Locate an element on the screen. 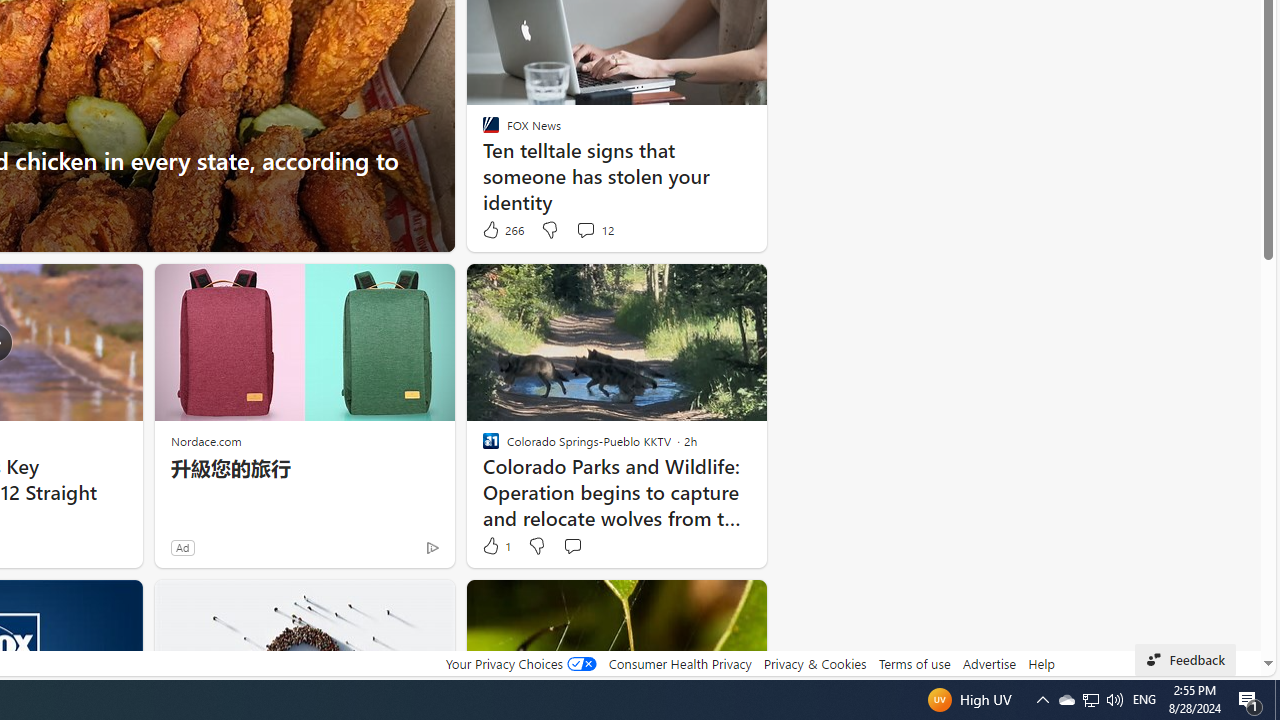 The height and width of the screenshot is (720, 1280). '1 Like' is located at coordinates (495, 546).